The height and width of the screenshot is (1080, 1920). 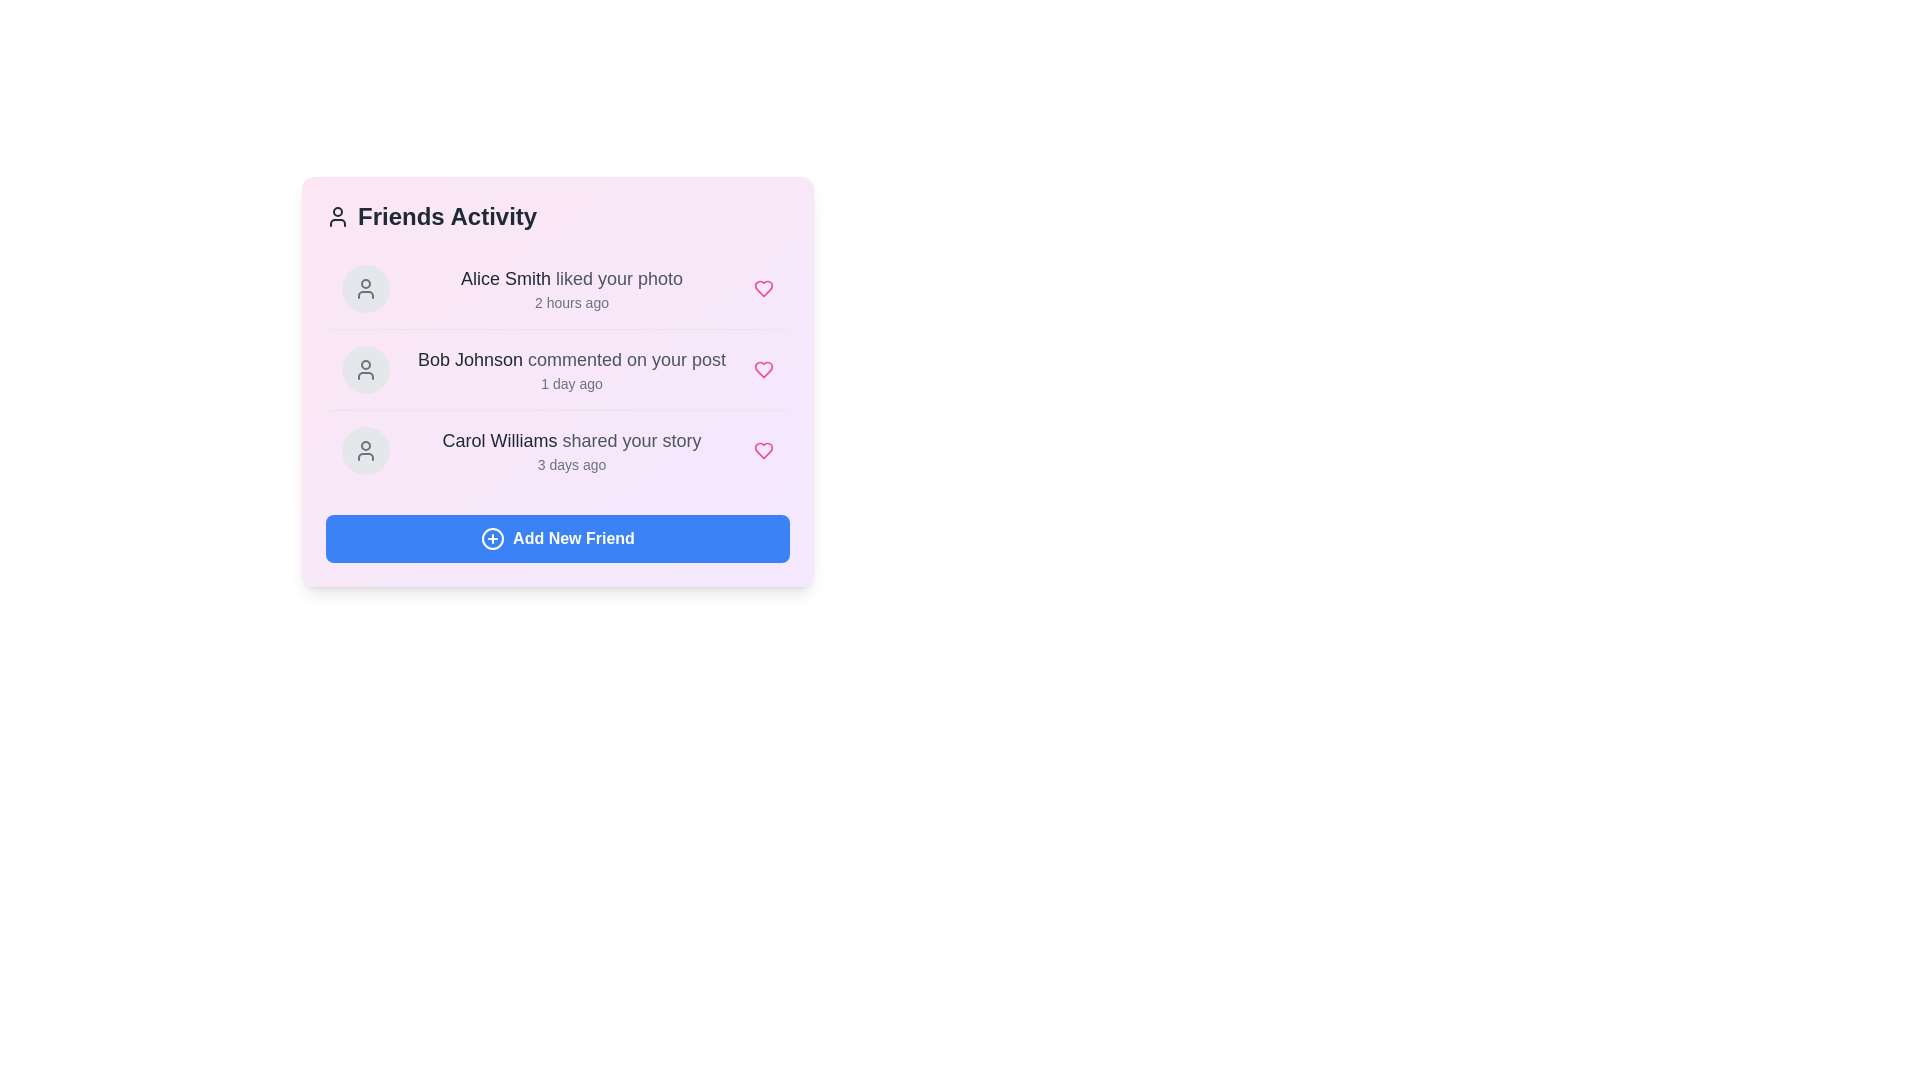 I want to click on the activity item corresponding to Alice Smith liked your photo, so click(x=557, y=289).